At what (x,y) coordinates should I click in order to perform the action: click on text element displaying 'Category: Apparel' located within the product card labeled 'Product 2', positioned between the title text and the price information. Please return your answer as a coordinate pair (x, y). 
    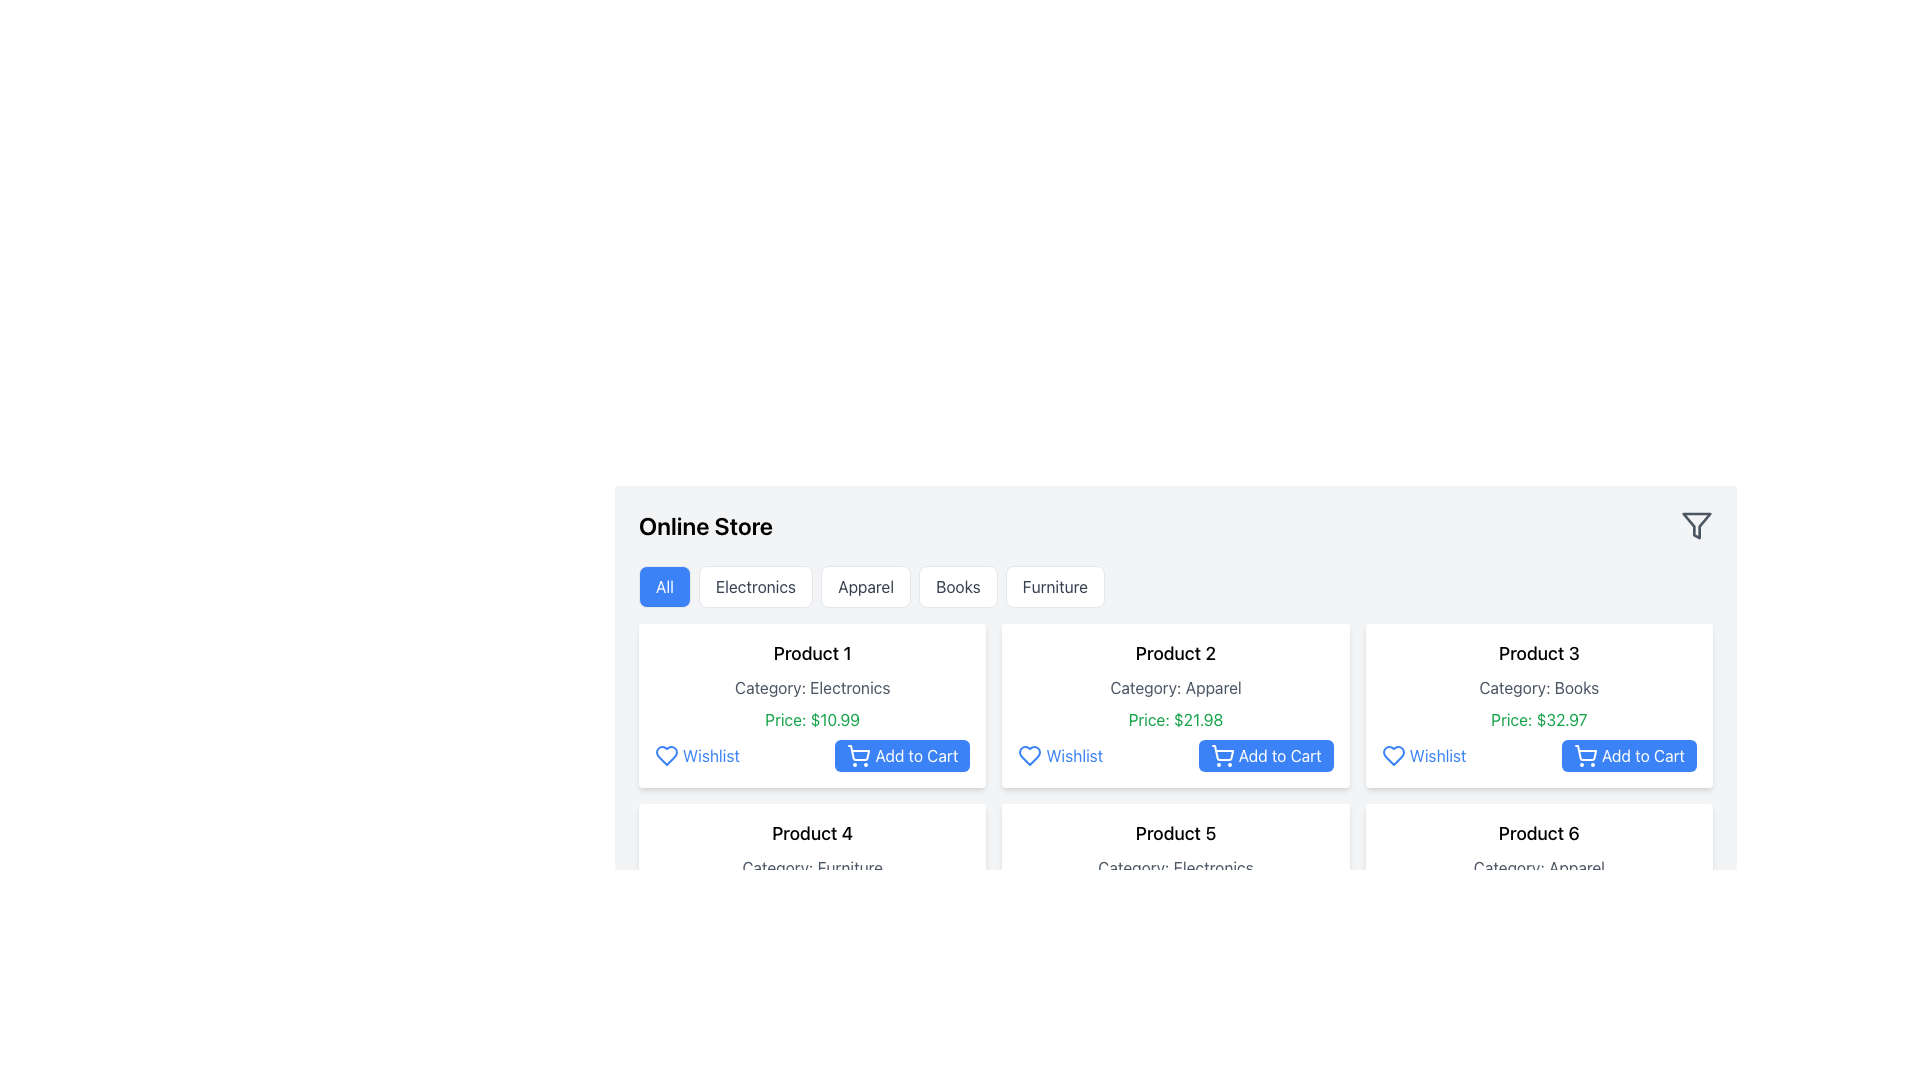
    Looking at the image, I should click on (1176, 686).